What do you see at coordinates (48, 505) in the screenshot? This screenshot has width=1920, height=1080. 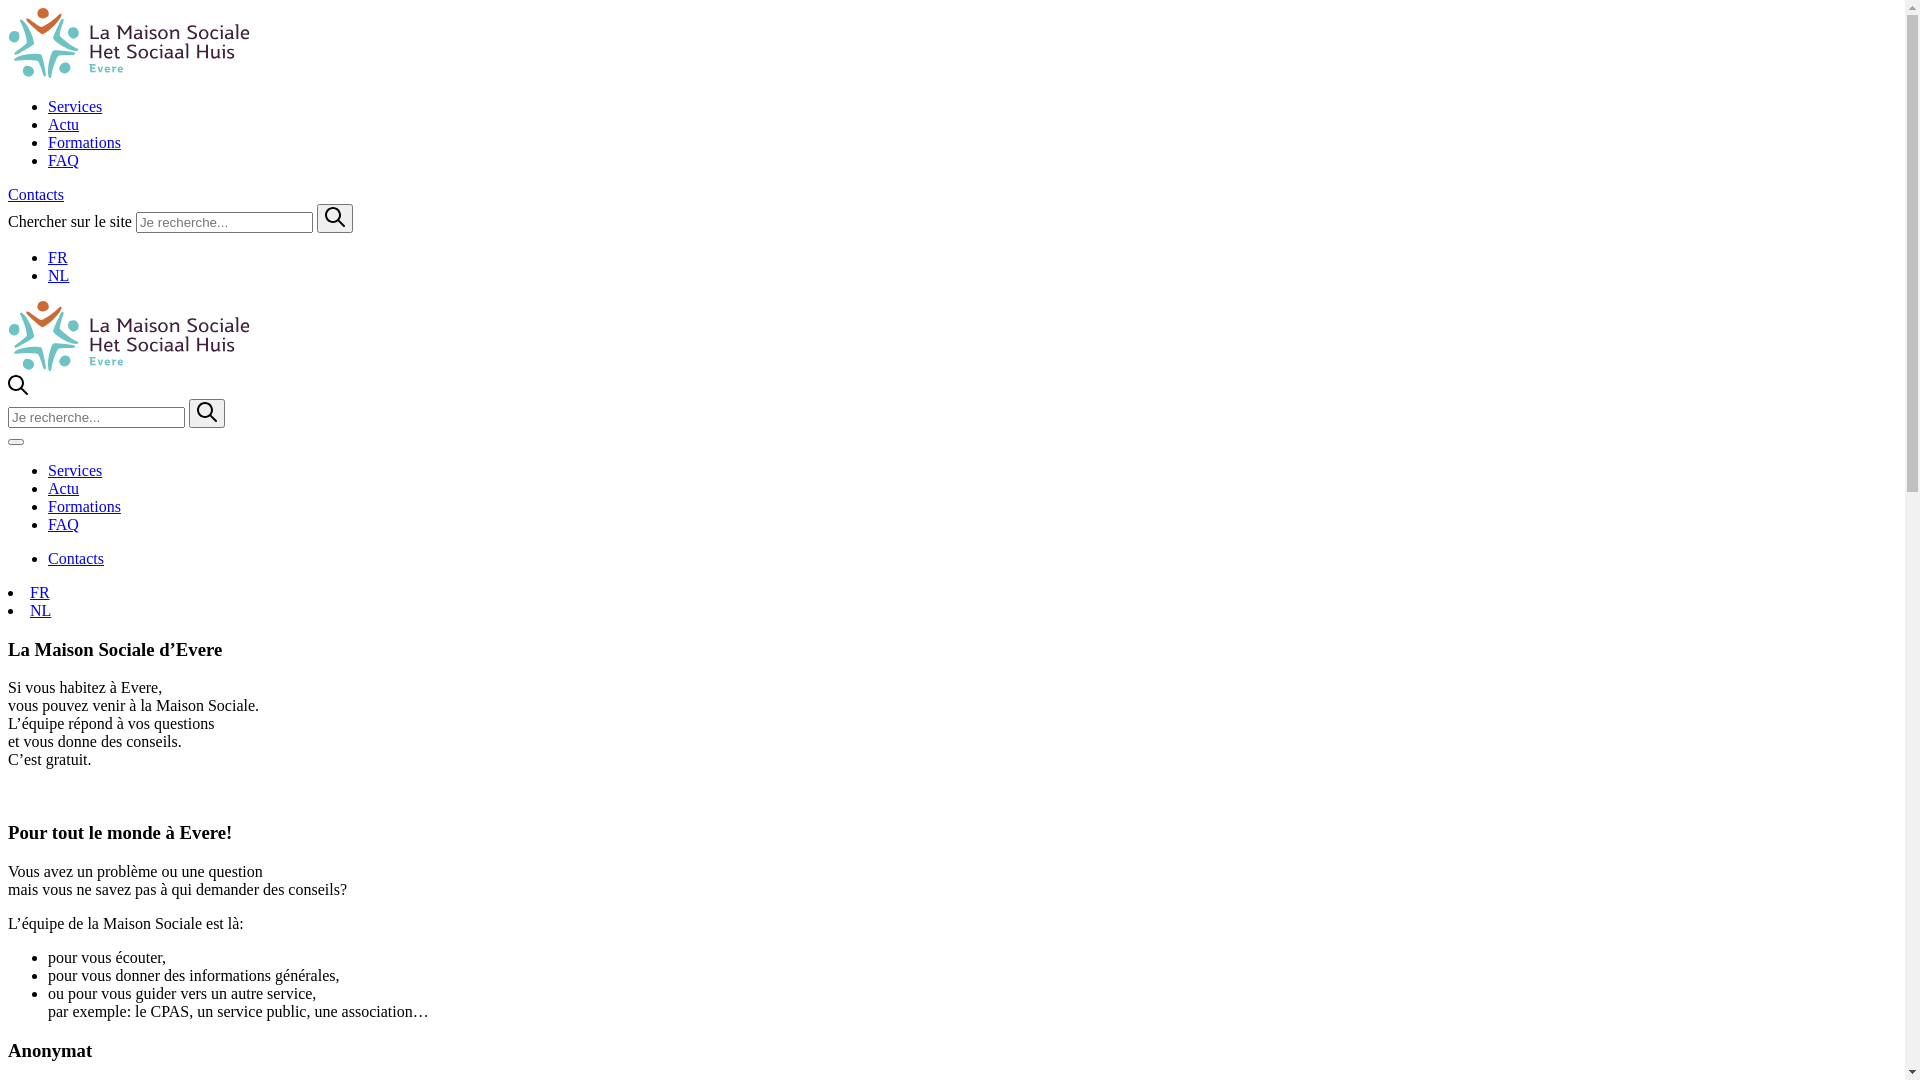 I see `'Formations'` at bounding box center [48, 505].